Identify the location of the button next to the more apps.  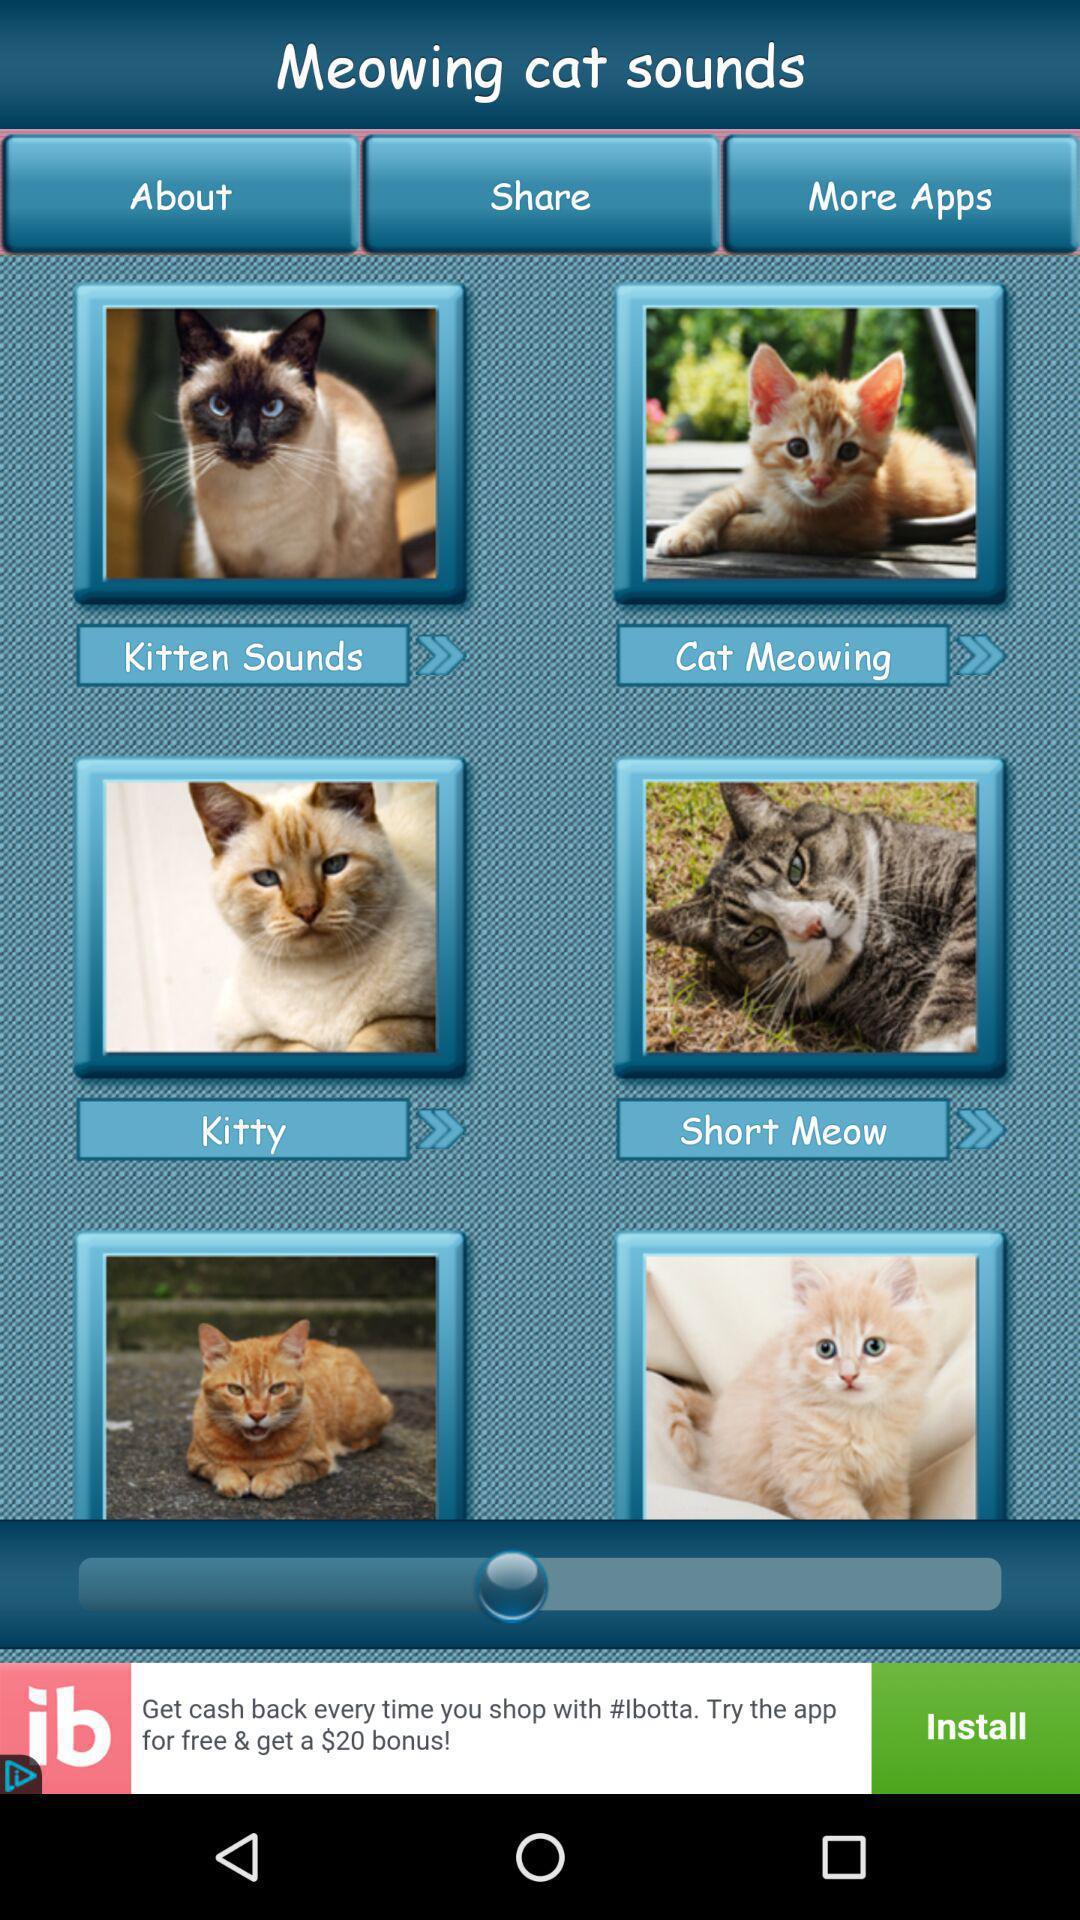
(540, 194).